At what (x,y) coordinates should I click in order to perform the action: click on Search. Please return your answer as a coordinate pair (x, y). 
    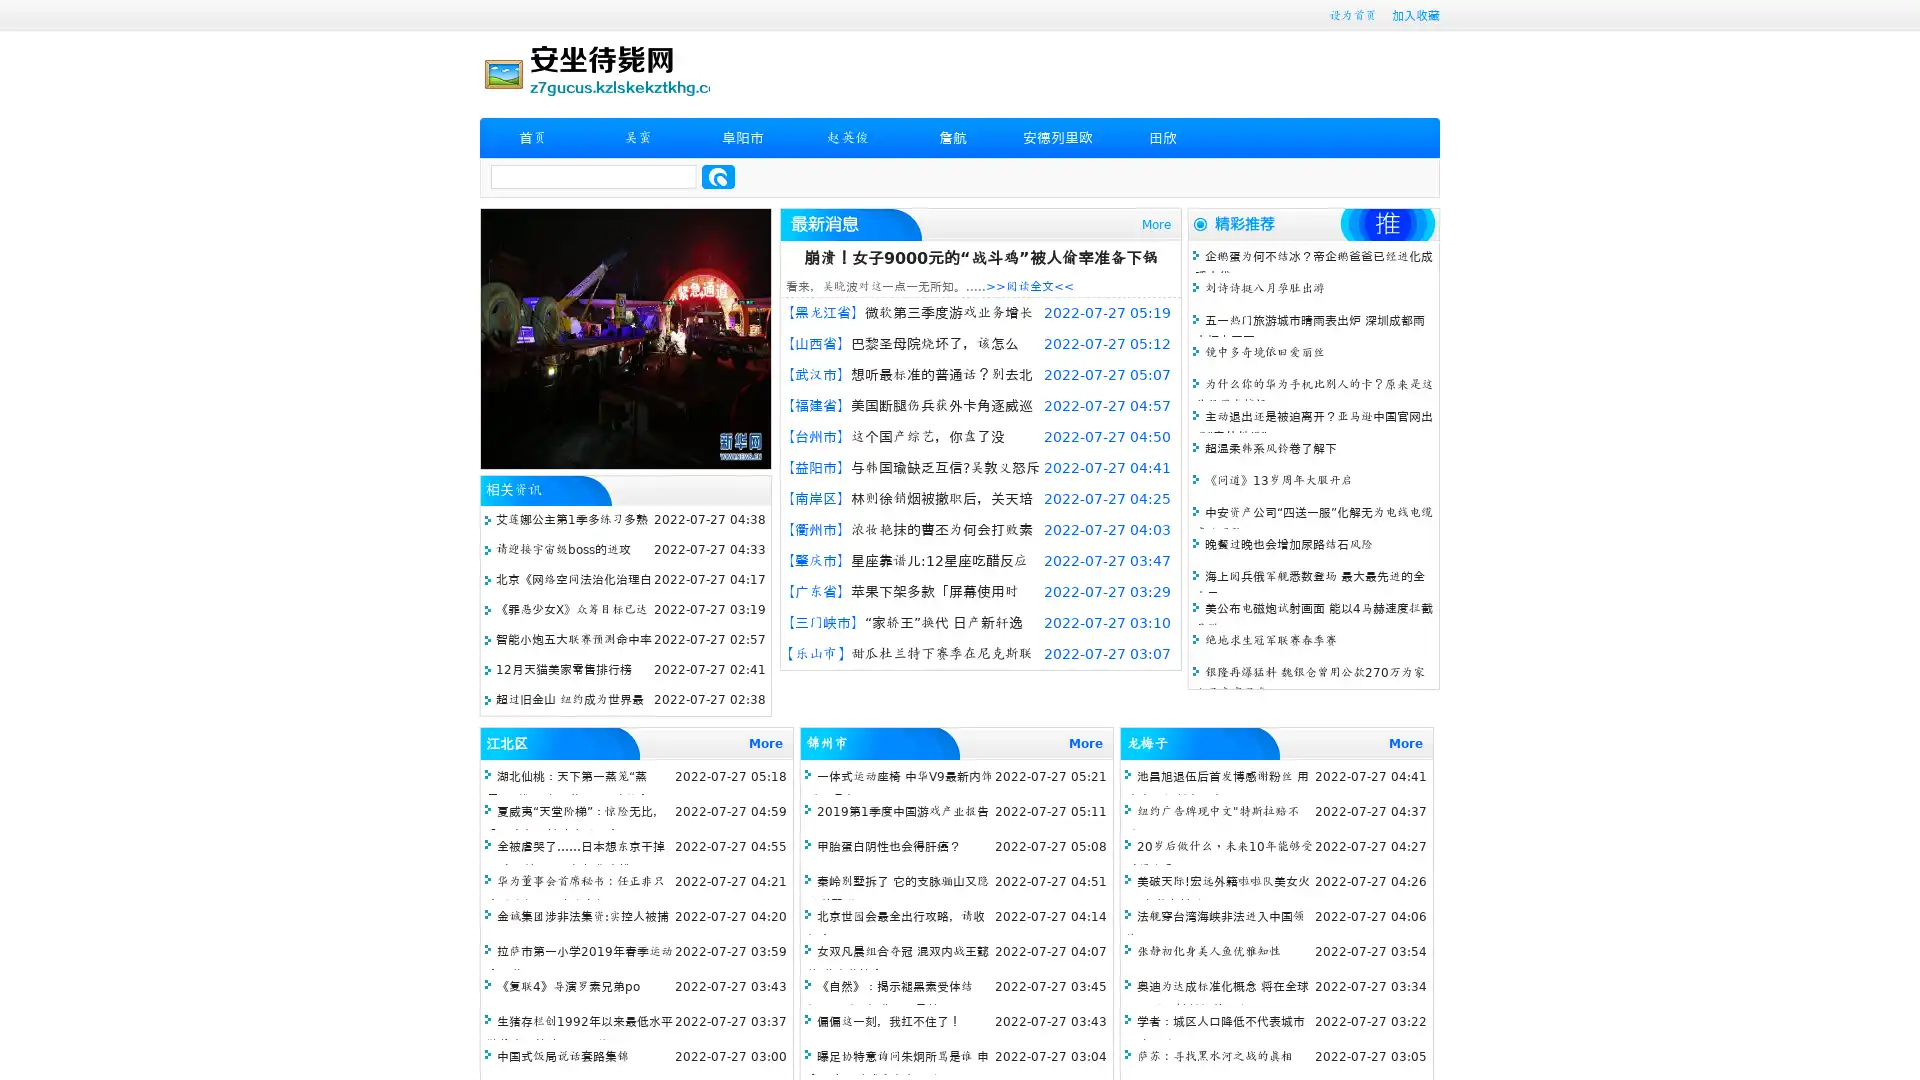
    Looking at the image, I should click on (718, 176).